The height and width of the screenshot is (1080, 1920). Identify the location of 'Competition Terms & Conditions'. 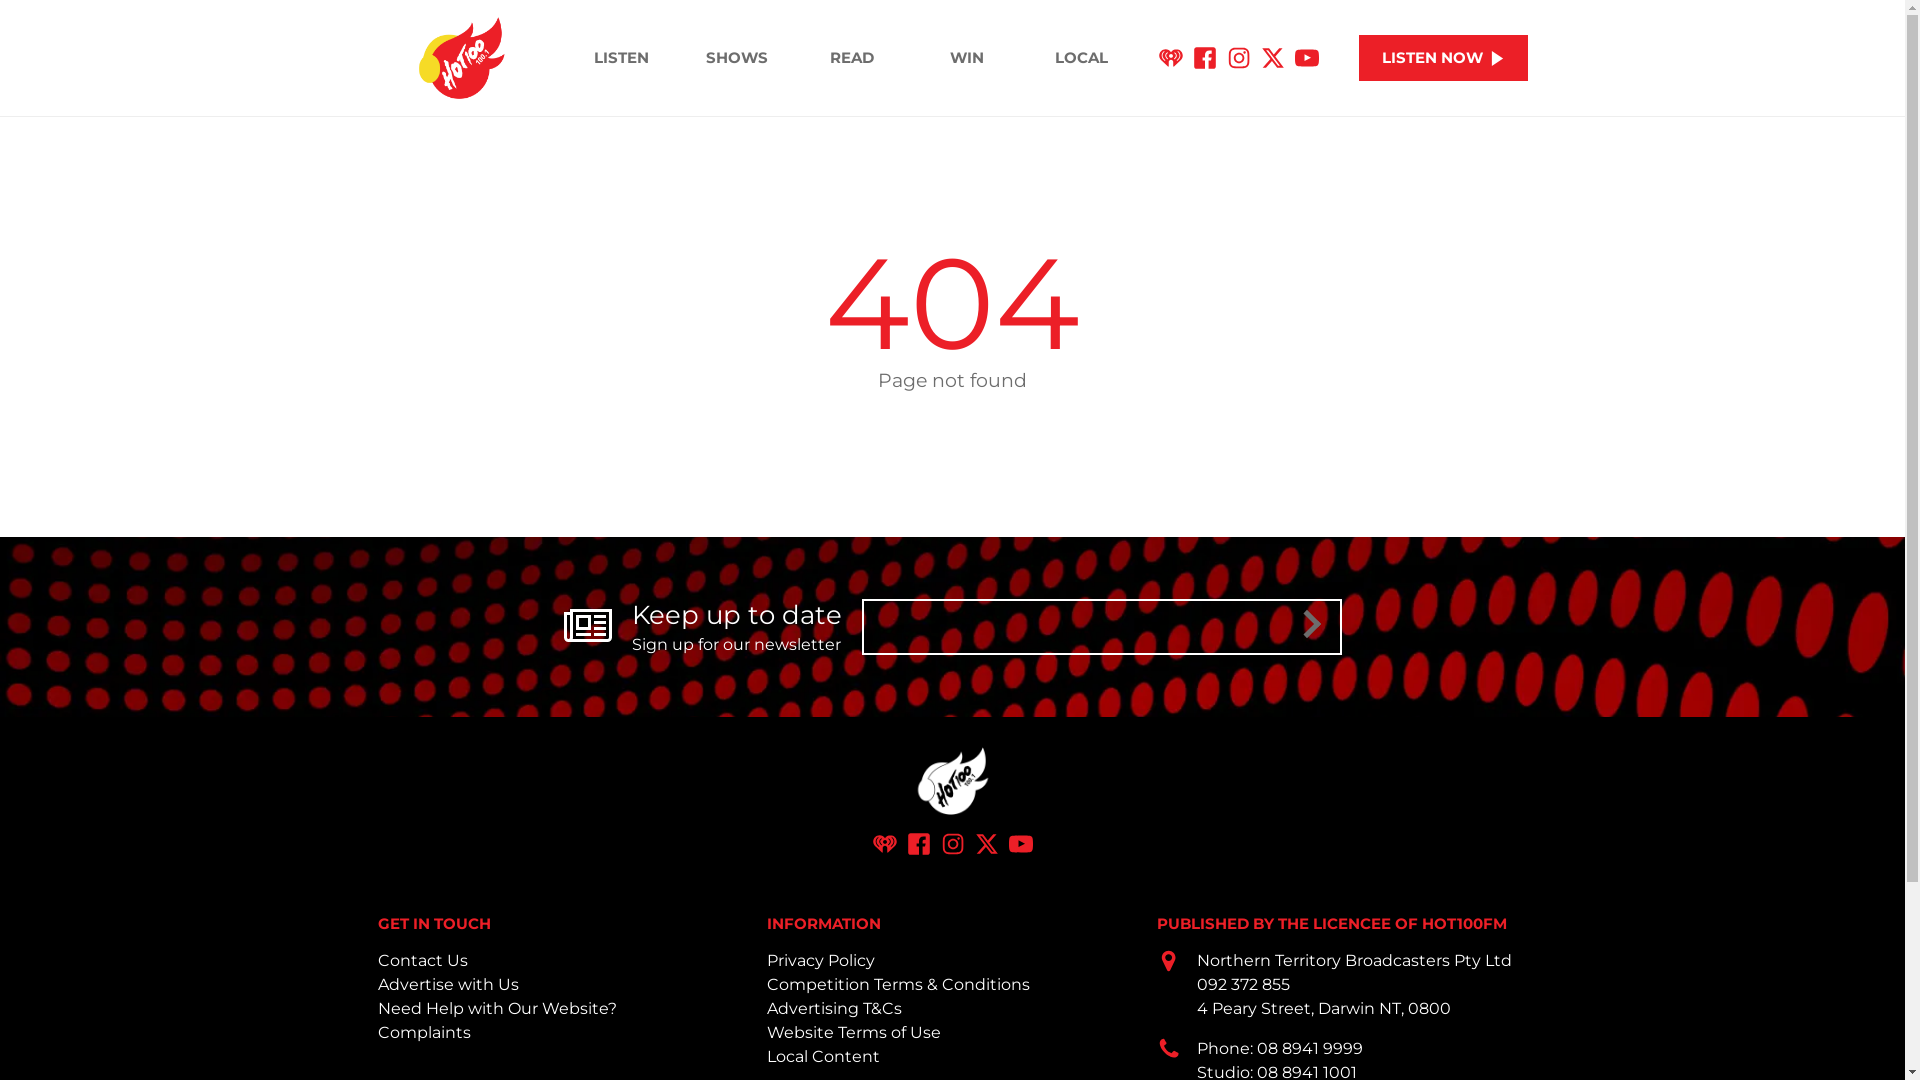
(897, 983).